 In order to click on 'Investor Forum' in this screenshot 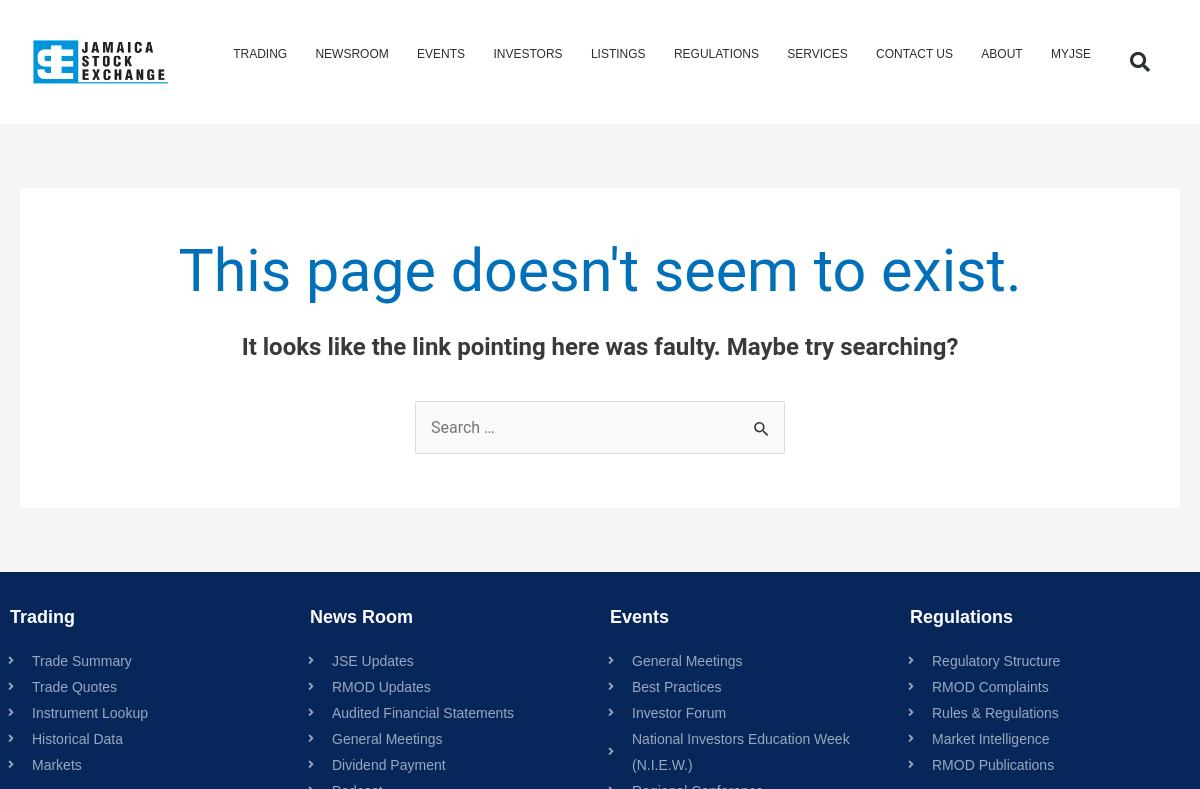, I will do `click(678, 713)`.